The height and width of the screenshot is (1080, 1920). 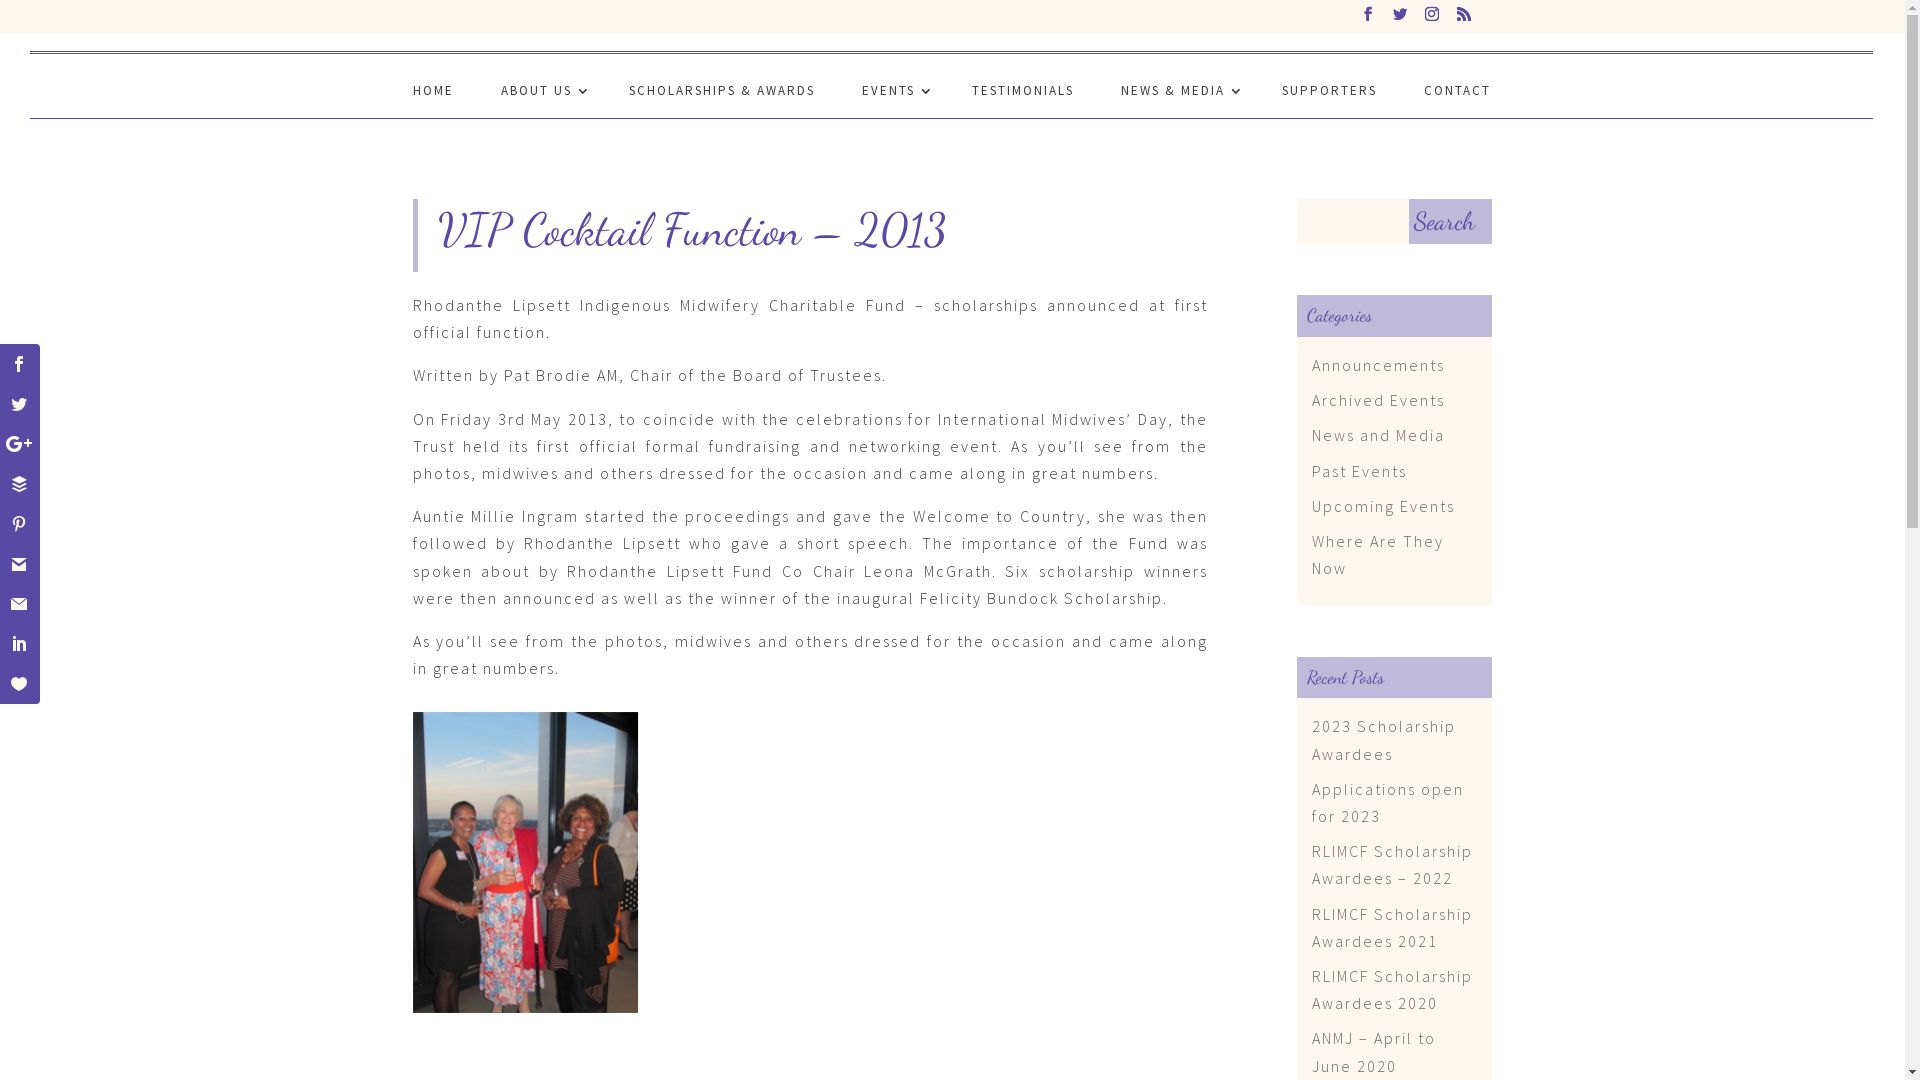 What do you see at coordinates (1377, 365) in the screenshot?
I see `'Announcements'` at bounding box center [1377, 365].